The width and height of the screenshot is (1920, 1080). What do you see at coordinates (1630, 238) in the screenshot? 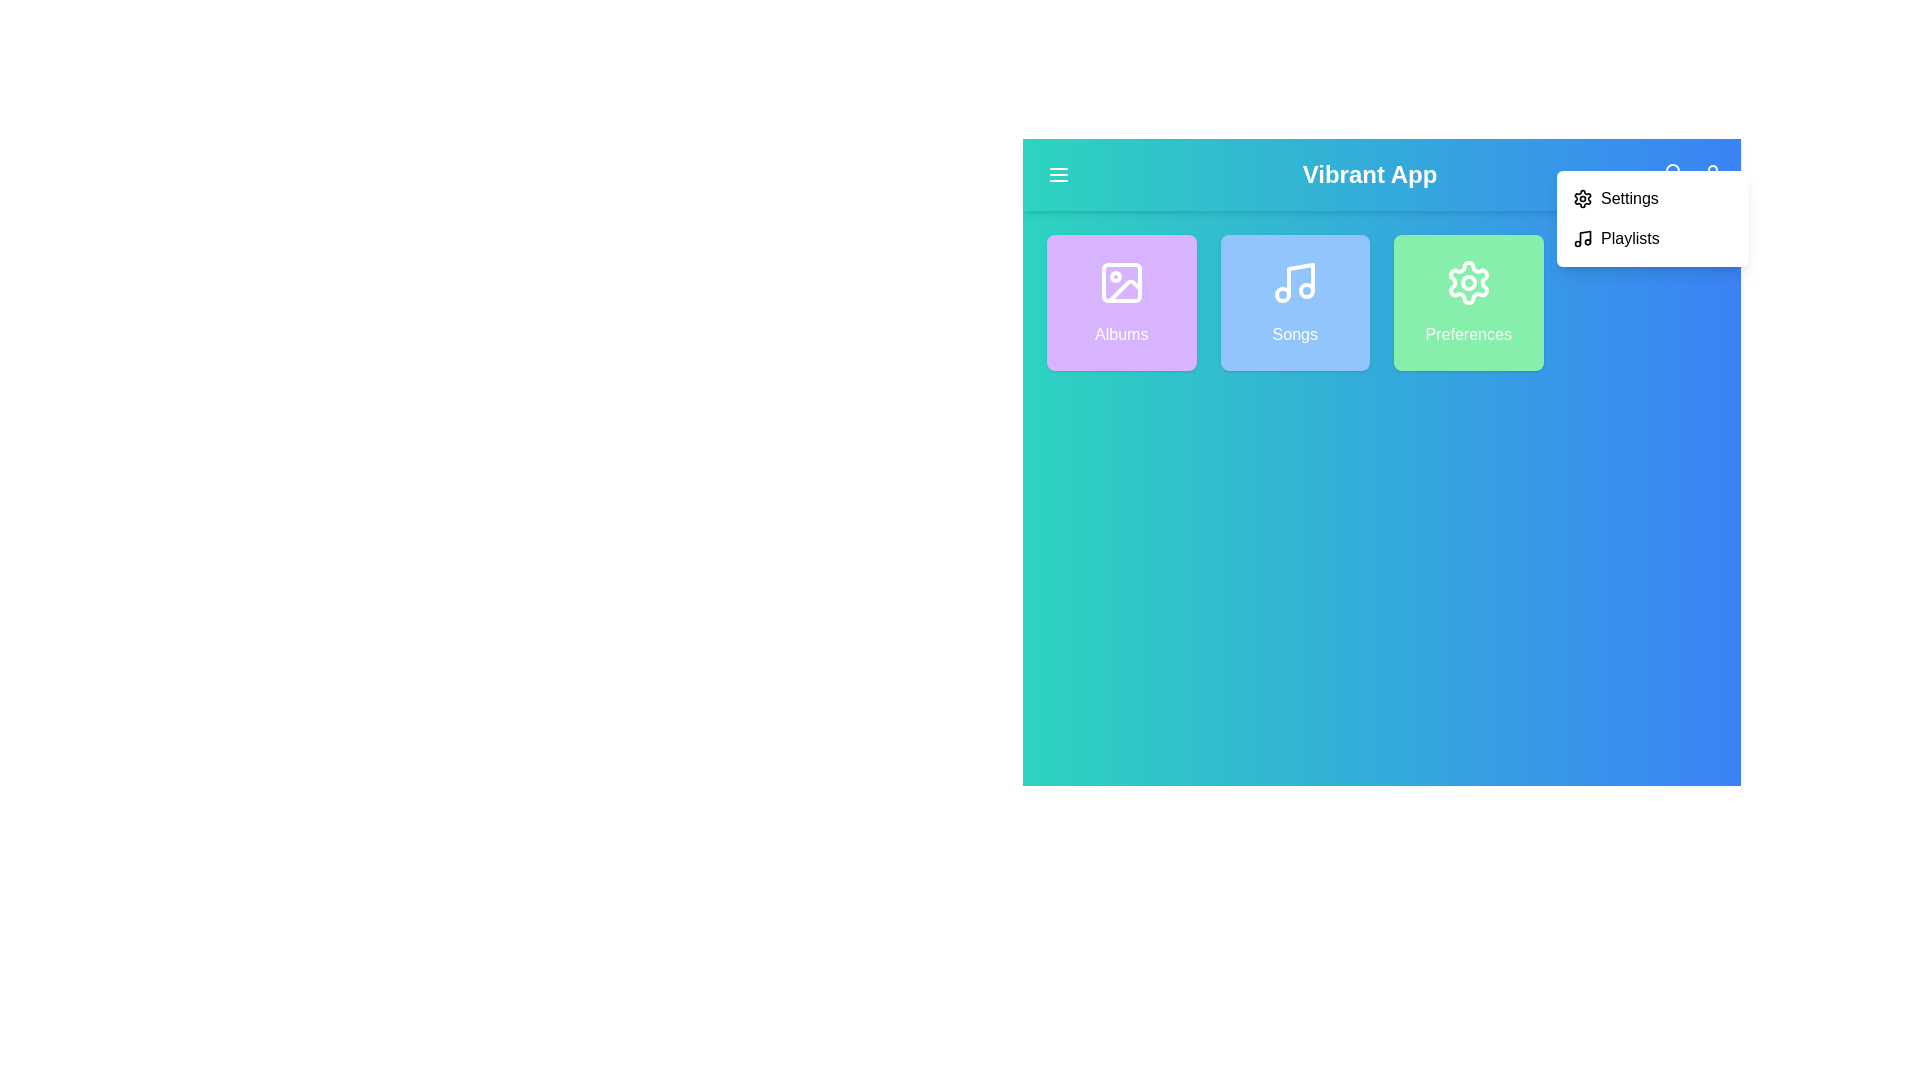
I see `the 'Playlists' option in the dropdown menu` at bounding box center [1630, 238].